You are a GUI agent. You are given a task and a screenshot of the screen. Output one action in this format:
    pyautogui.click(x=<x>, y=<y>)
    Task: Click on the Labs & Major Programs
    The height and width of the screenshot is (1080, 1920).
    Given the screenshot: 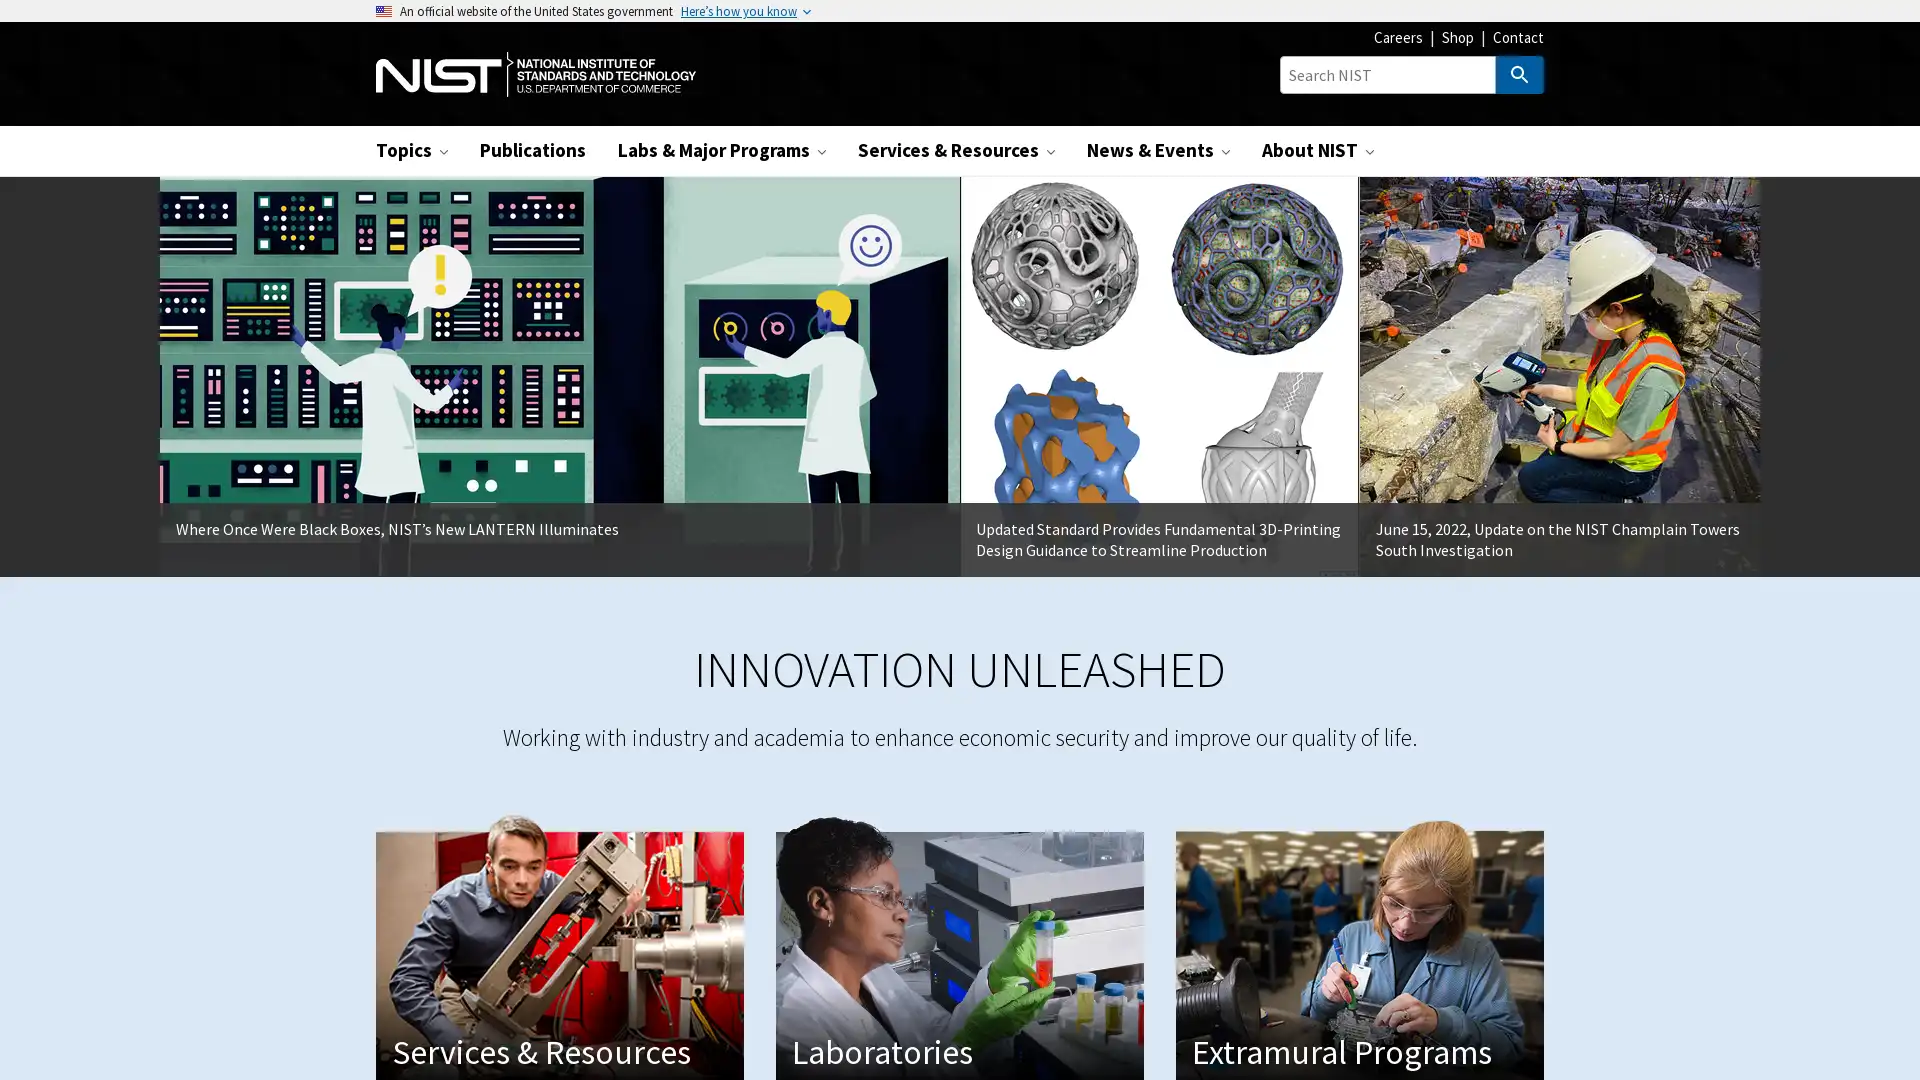 What is the action you would take?
    pyautogui.click(x=720, y=149)
    